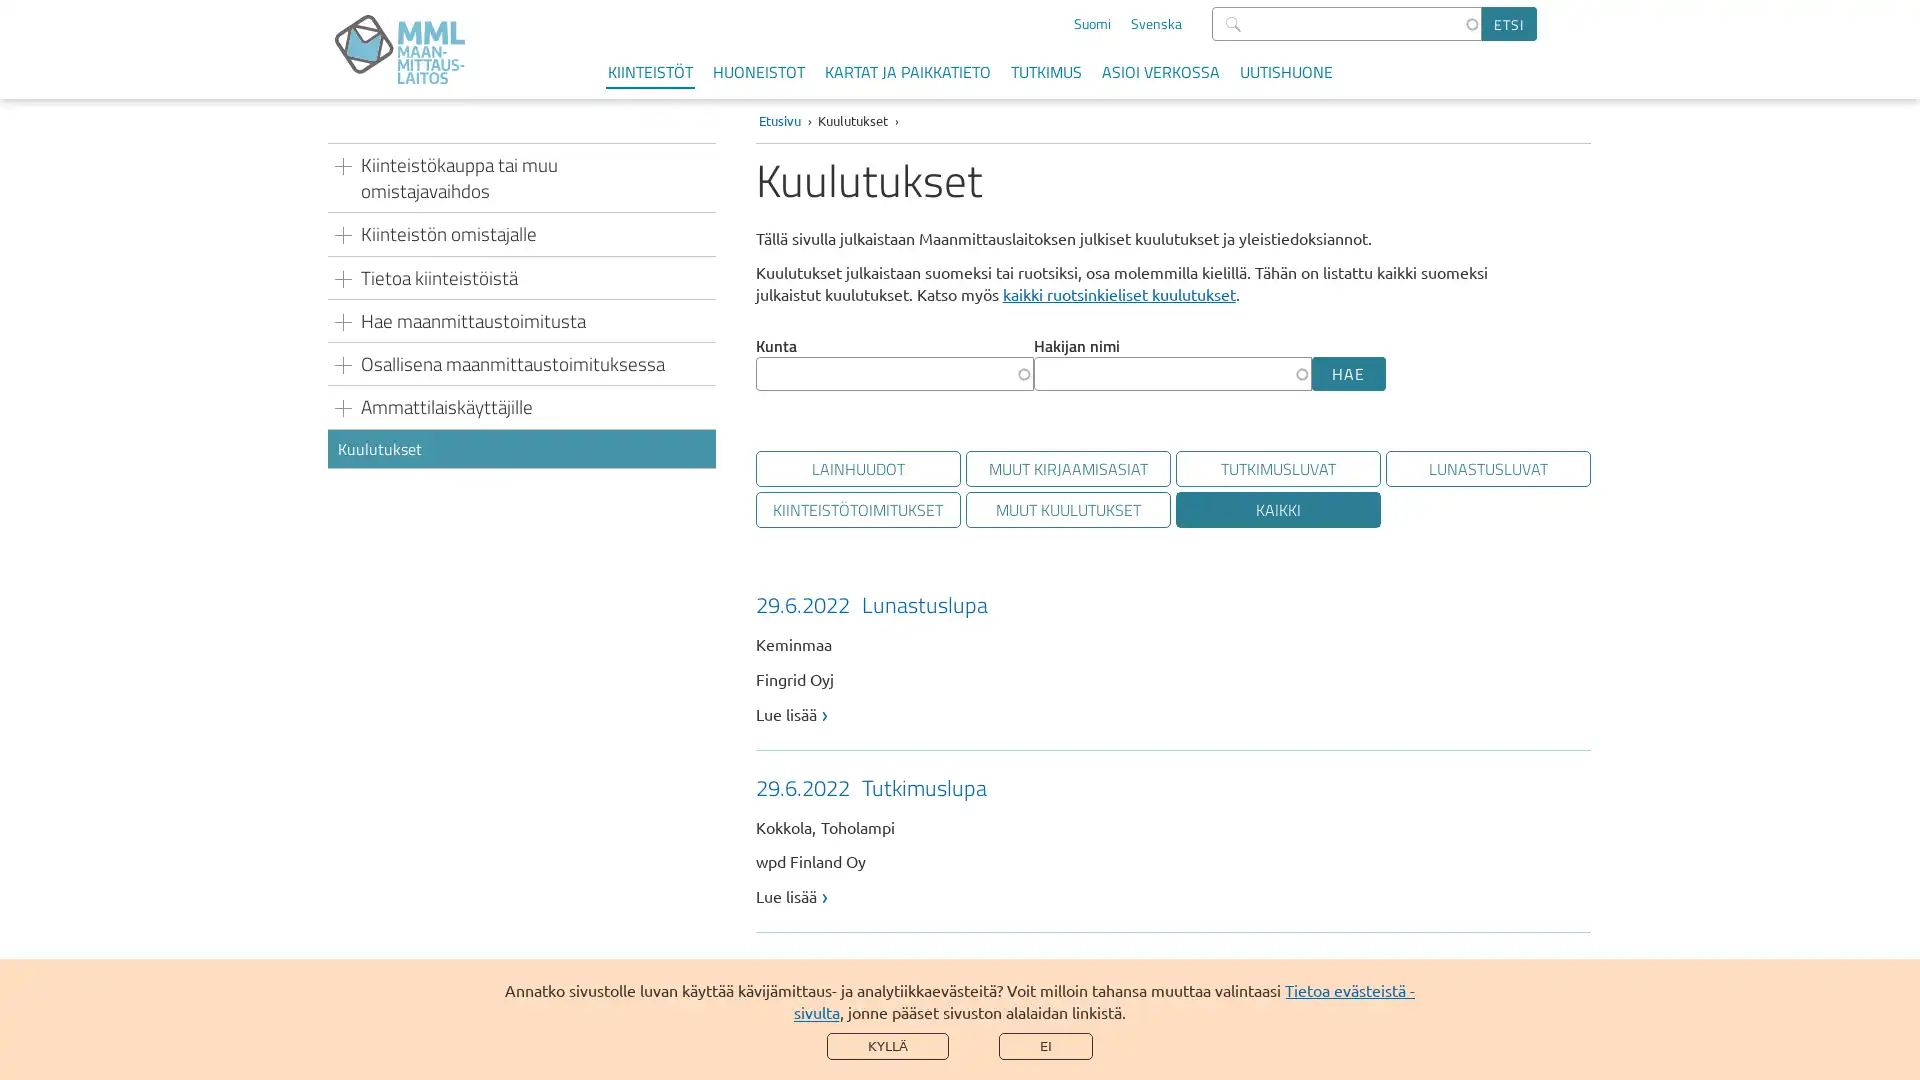 This screenshot has width=1920, height=1080. I want to click on KAIKKI, so click(1276, 508).